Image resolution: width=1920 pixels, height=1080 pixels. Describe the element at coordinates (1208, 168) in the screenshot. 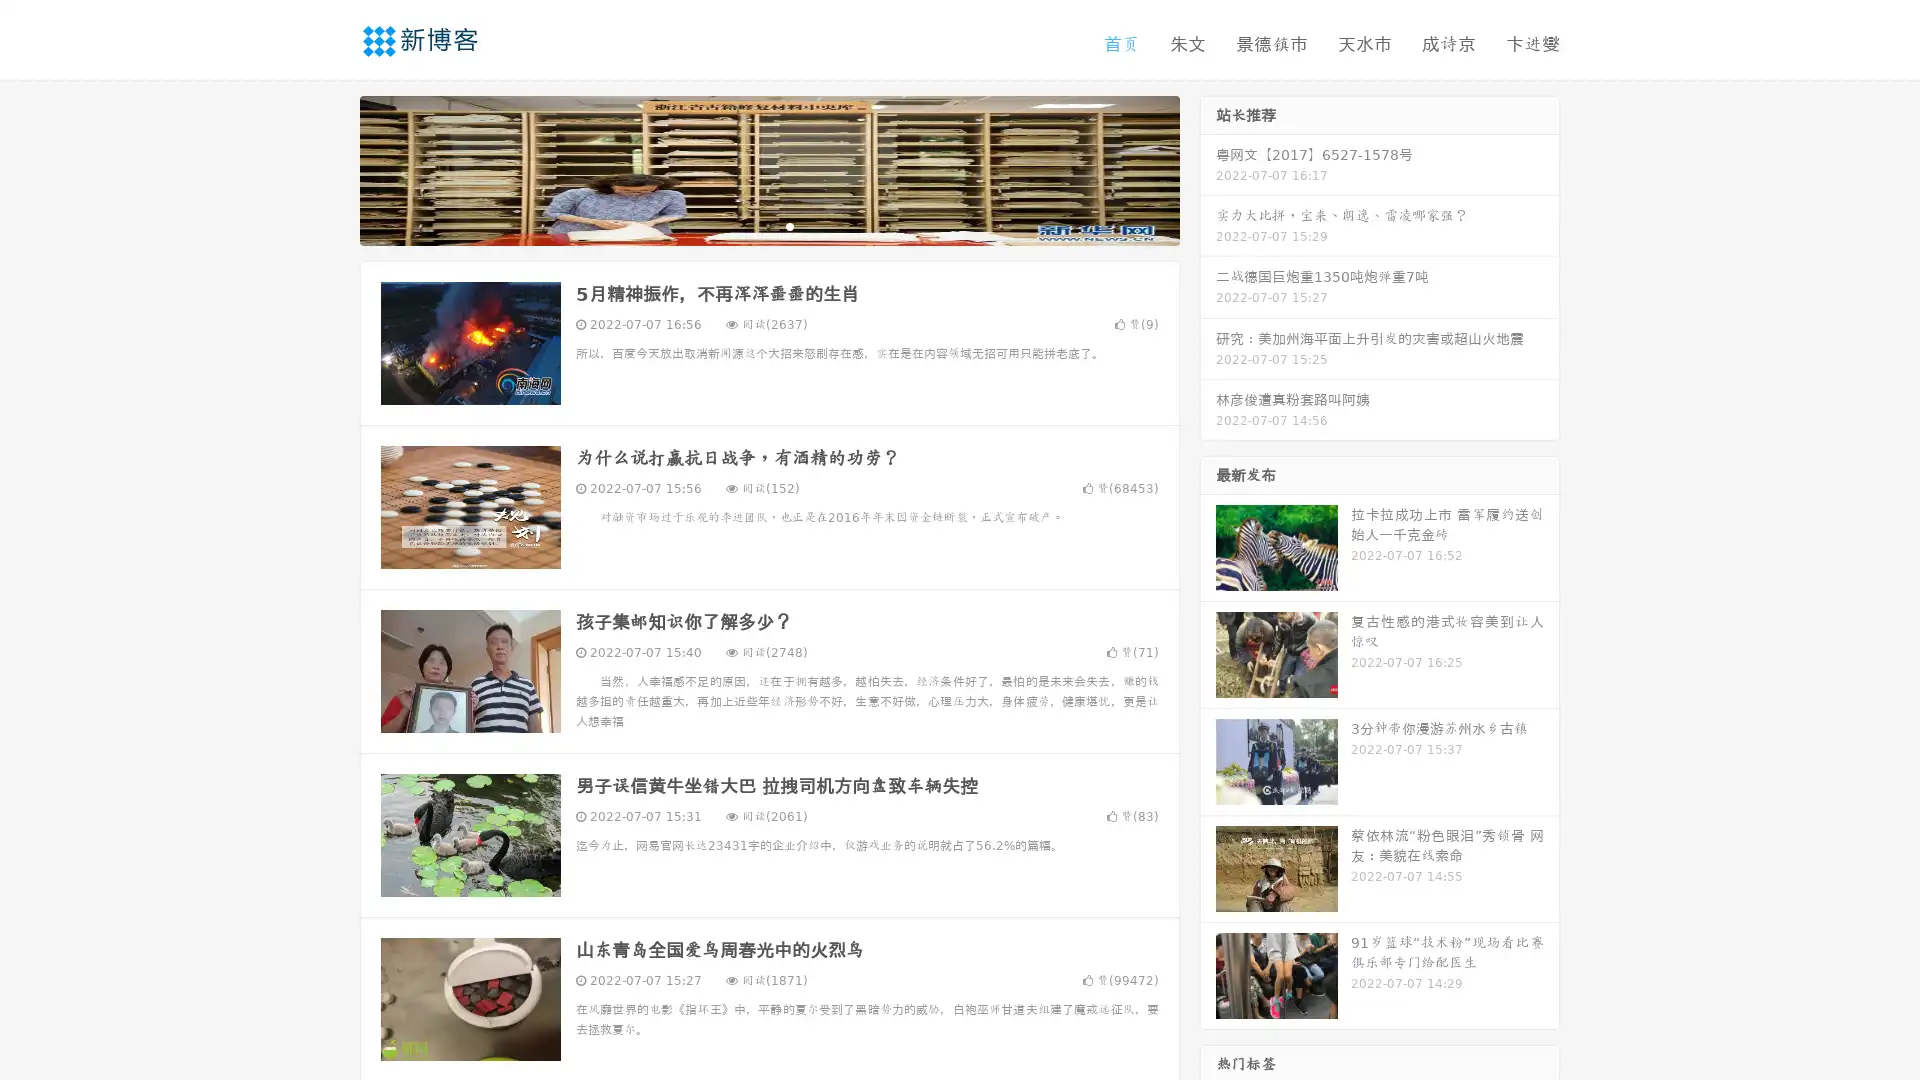

I see `Next slide` at that location.